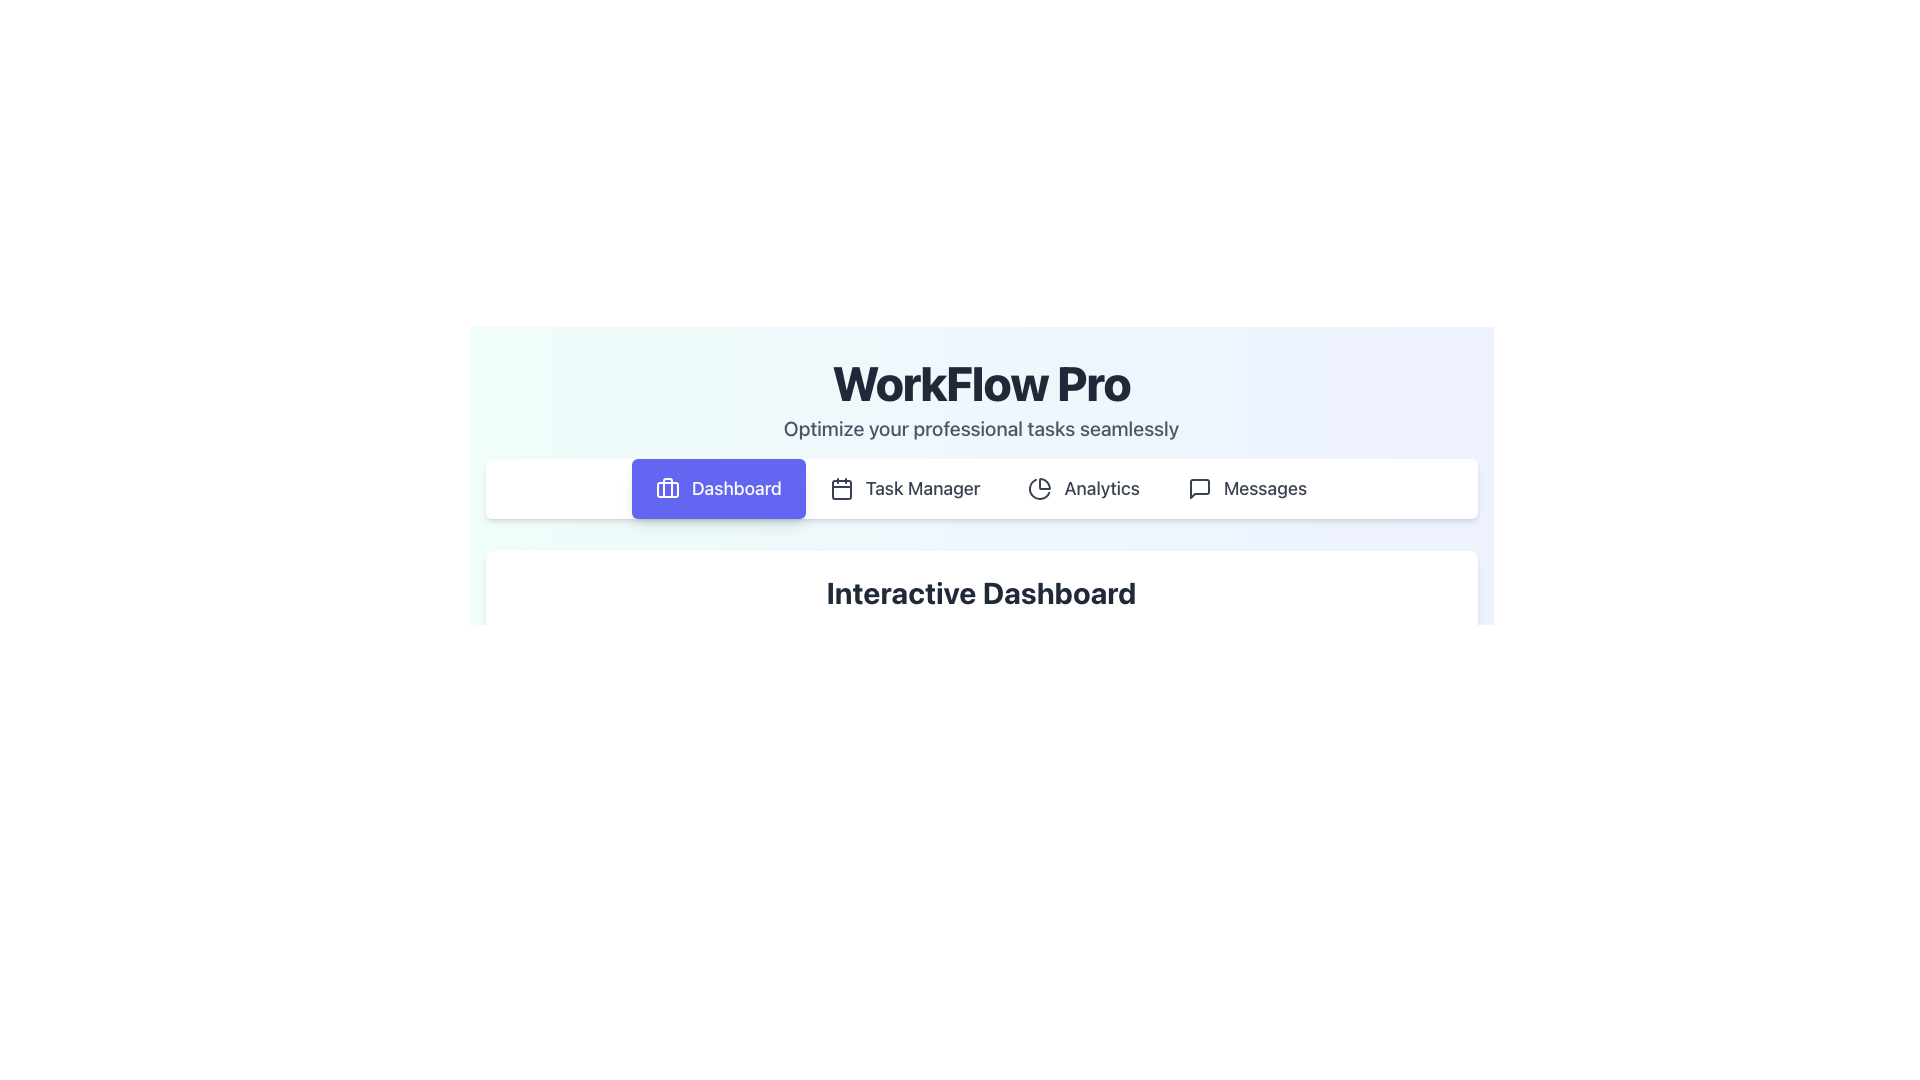 This screenshot has width=1920, height=1080. I want to click on the Navigation bar with buttons to trigger the hover state effect on the buttons labeled 'Dashboard', 'Task Manager', 'Analytics', and 'Messages', so click(981, 489).